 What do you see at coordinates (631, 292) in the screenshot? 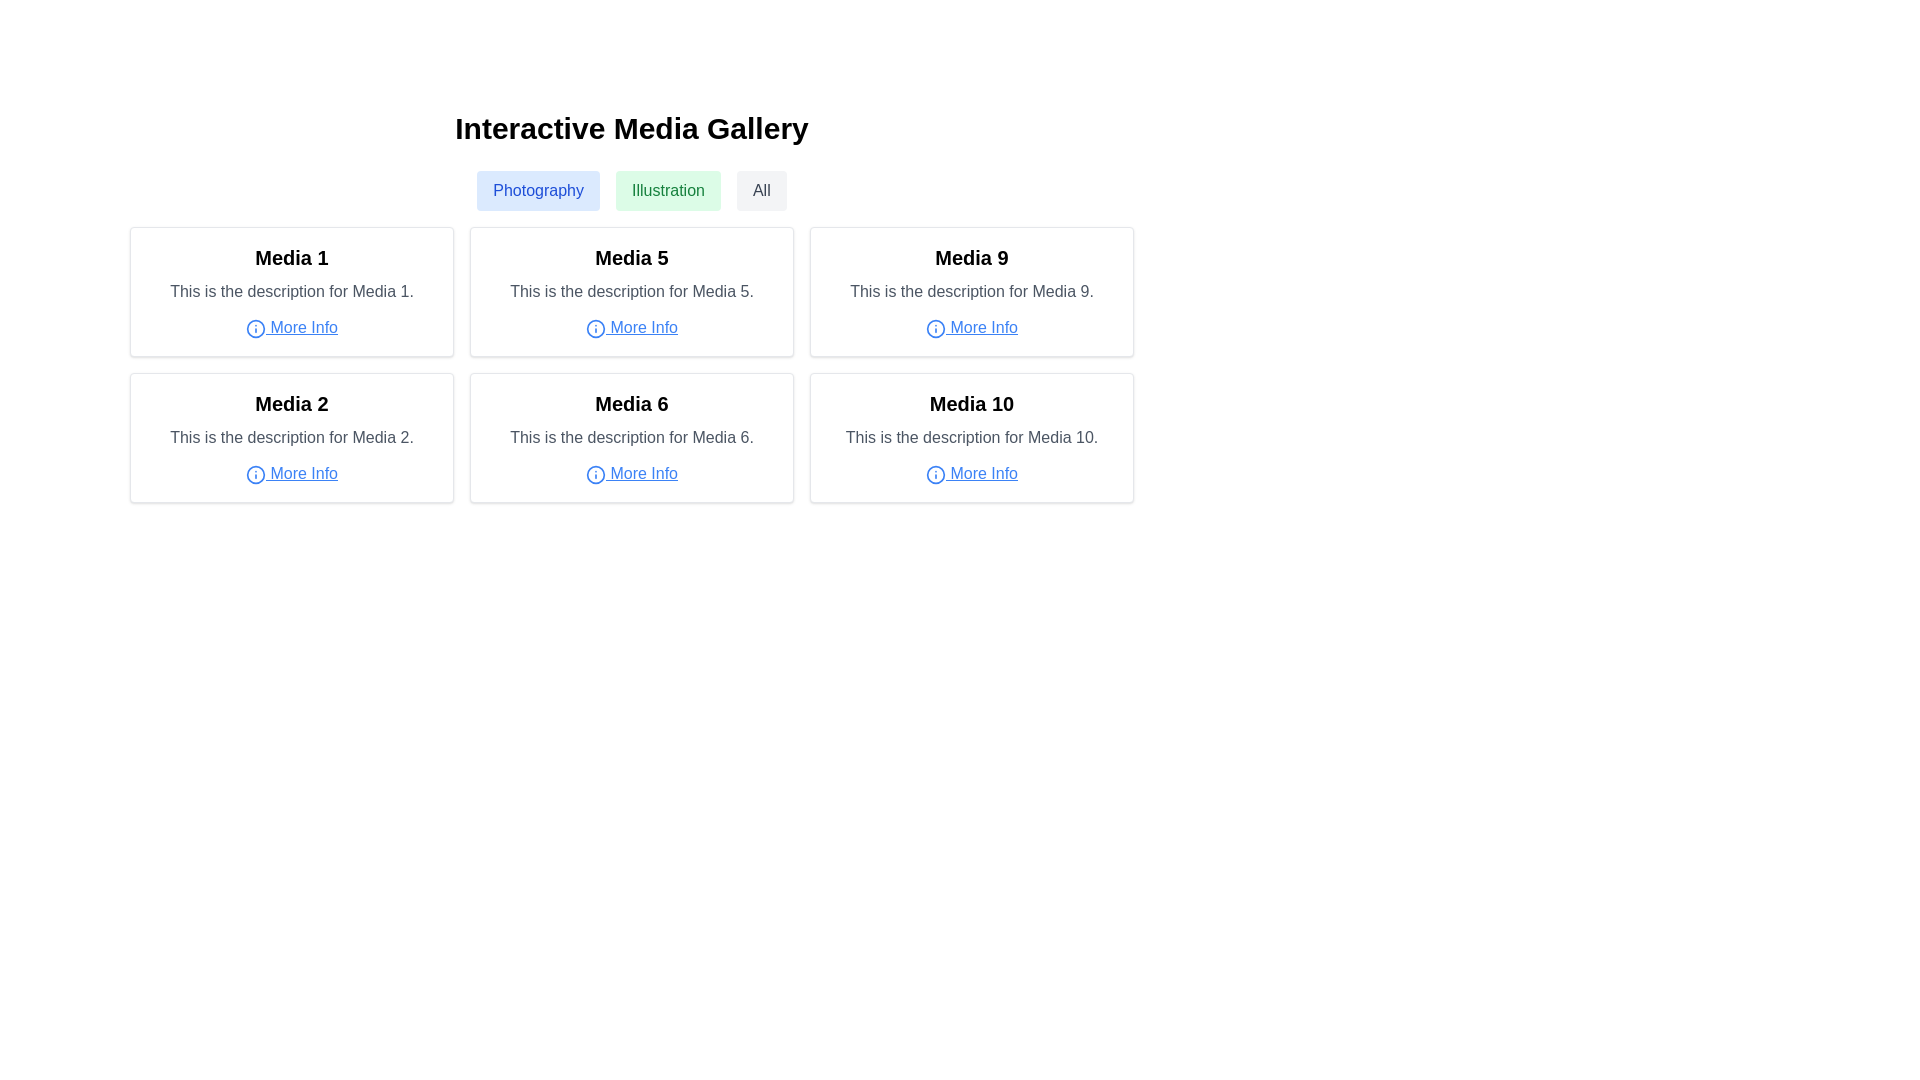
I see `text snippet 'This is the description for Media 5.' located below the title 'Media 5' within the content card in the media gallery layout` at bounding box center [631, 292].